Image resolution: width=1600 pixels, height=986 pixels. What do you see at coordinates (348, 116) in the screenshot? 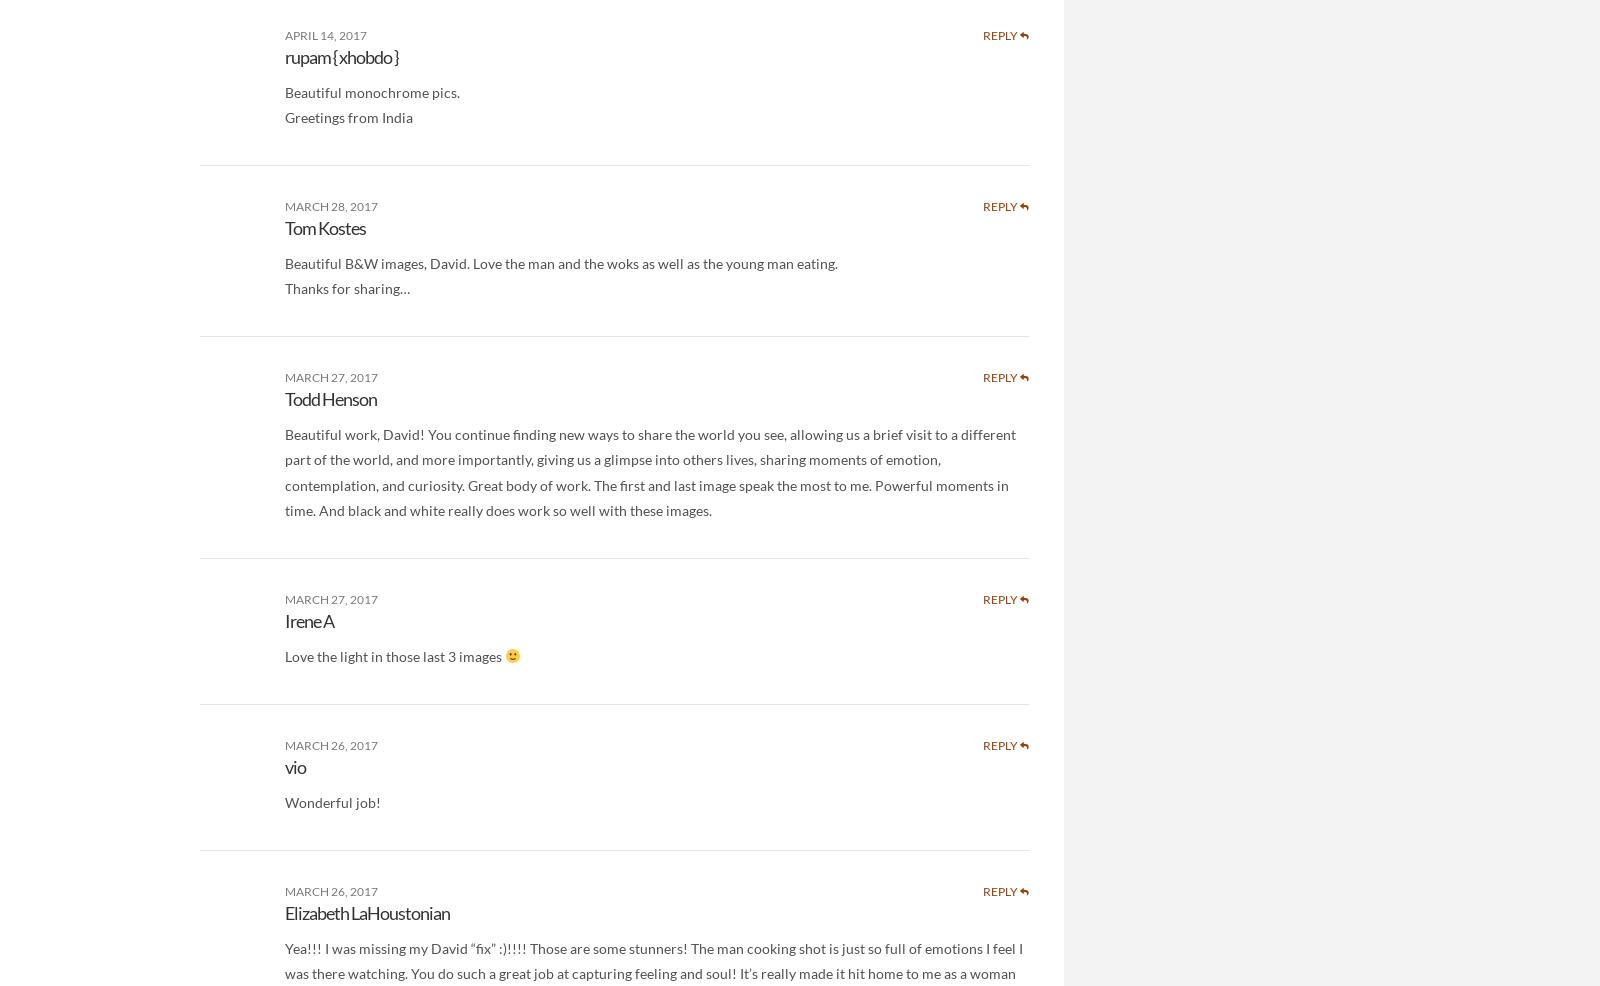
I see `'Greetings from India'` at bounding box center [348, 116].